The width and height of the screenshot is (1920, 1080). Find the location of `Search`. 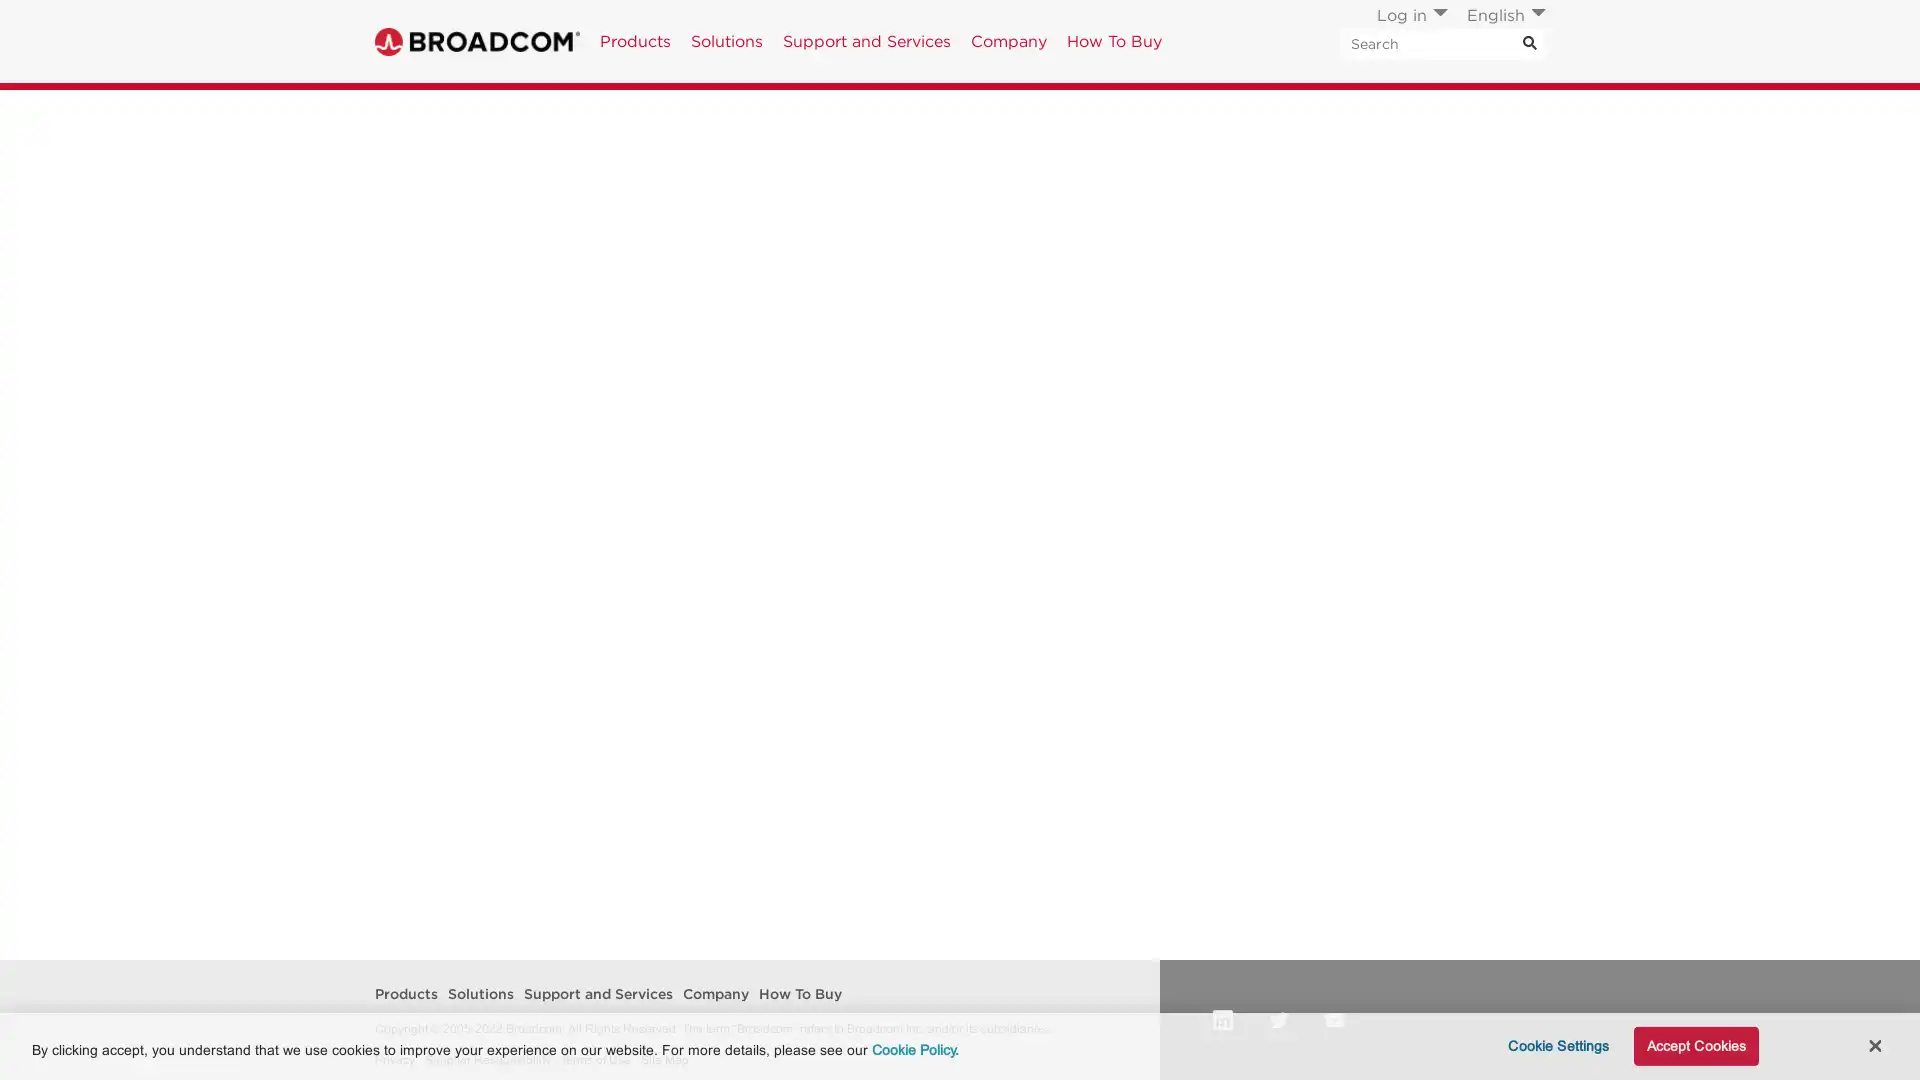

Search is located at coordinates (1505, 265).